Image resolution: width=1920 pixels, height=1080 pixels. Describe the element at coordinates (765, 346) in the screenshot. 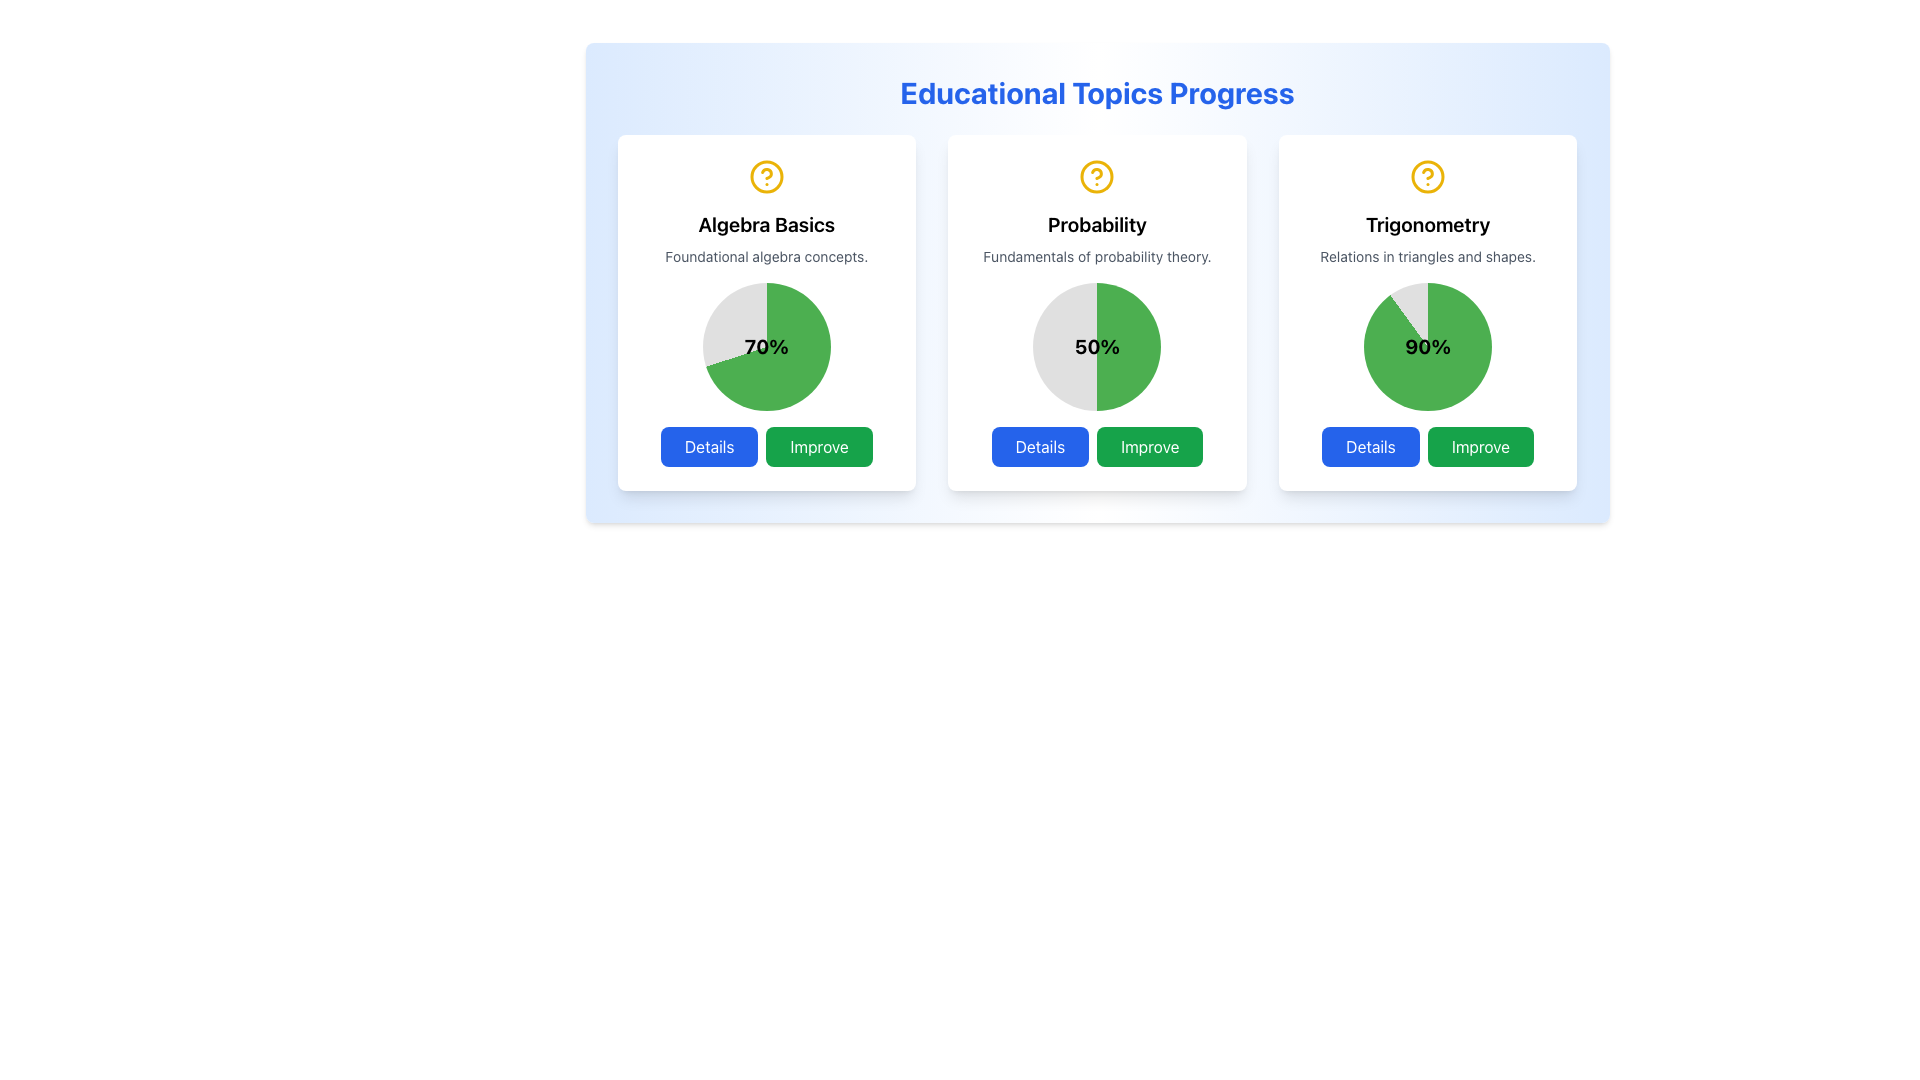

I see `the Circular Progress Indicator within the 'Algebra Basics' card, which visually represents the completion percentage` at that location.